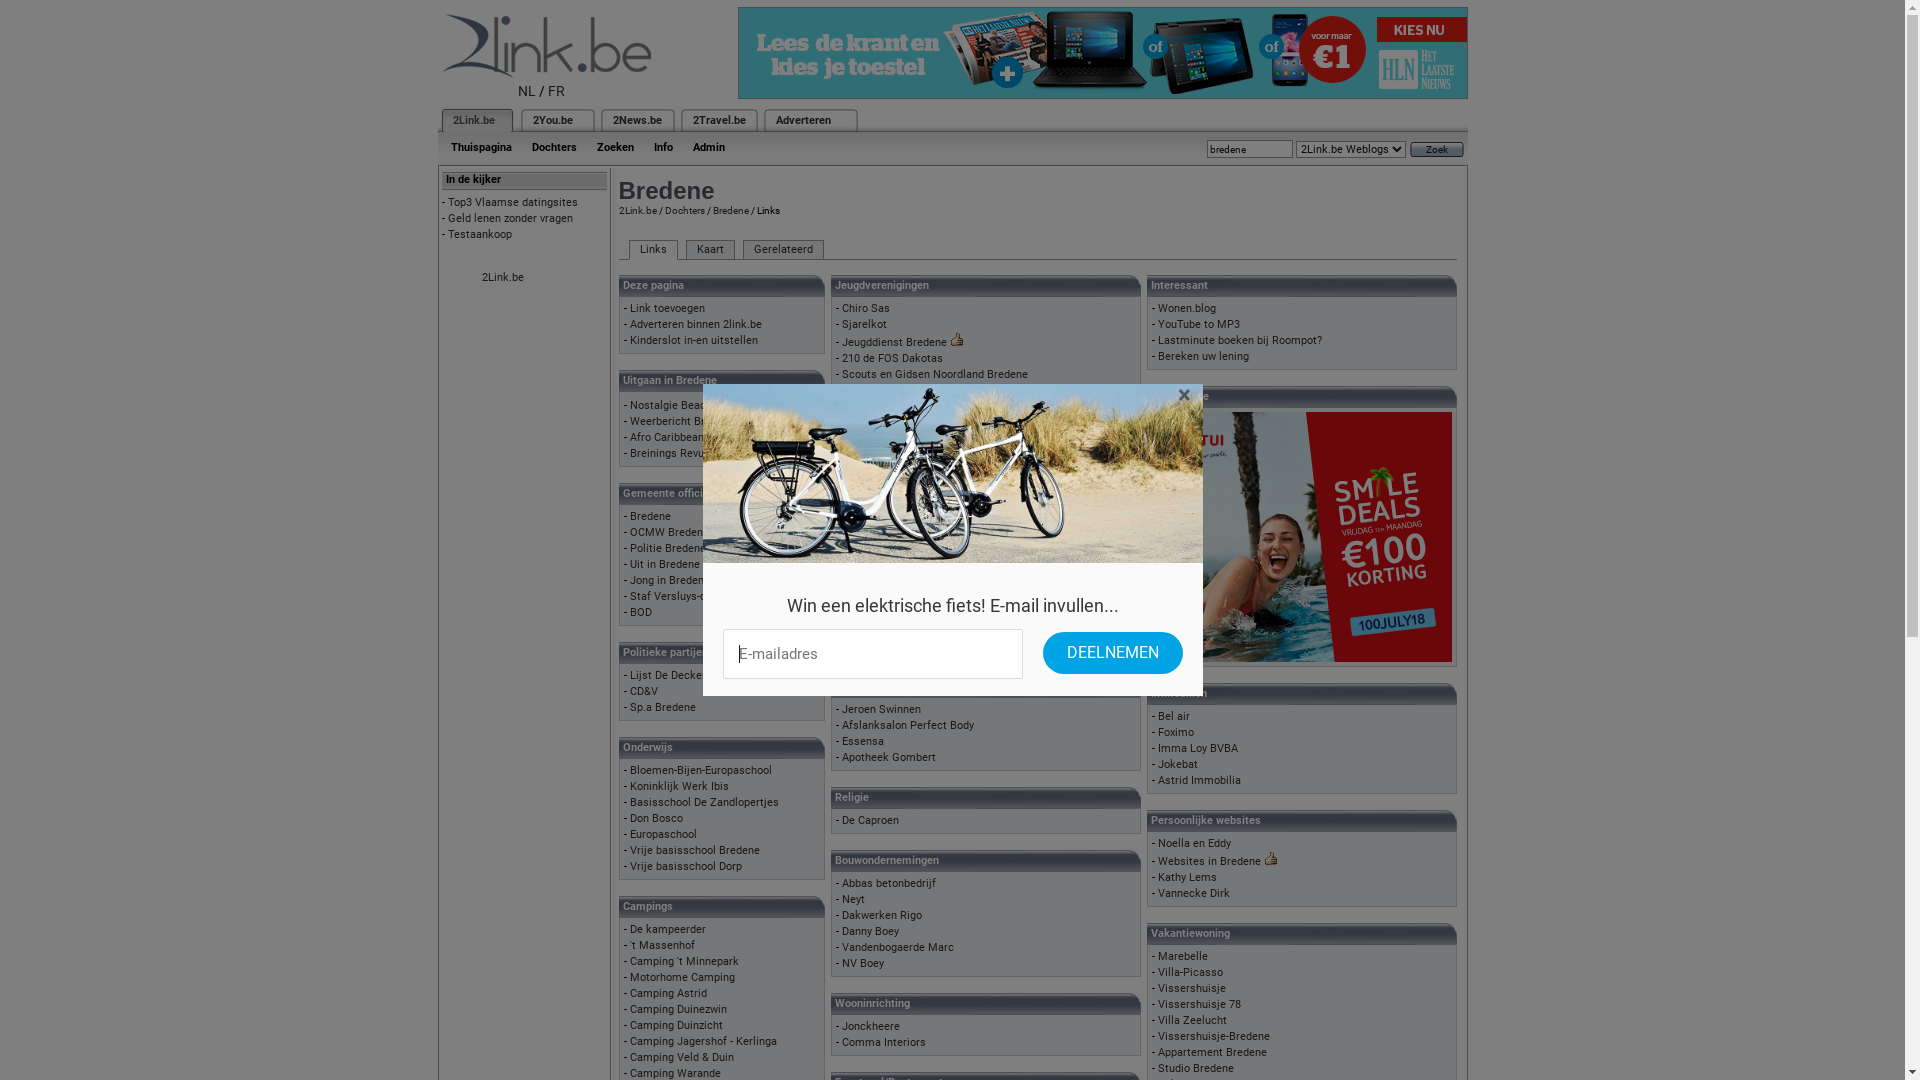  I want to click on 'Noella en Eddy', so click(1194, 843).